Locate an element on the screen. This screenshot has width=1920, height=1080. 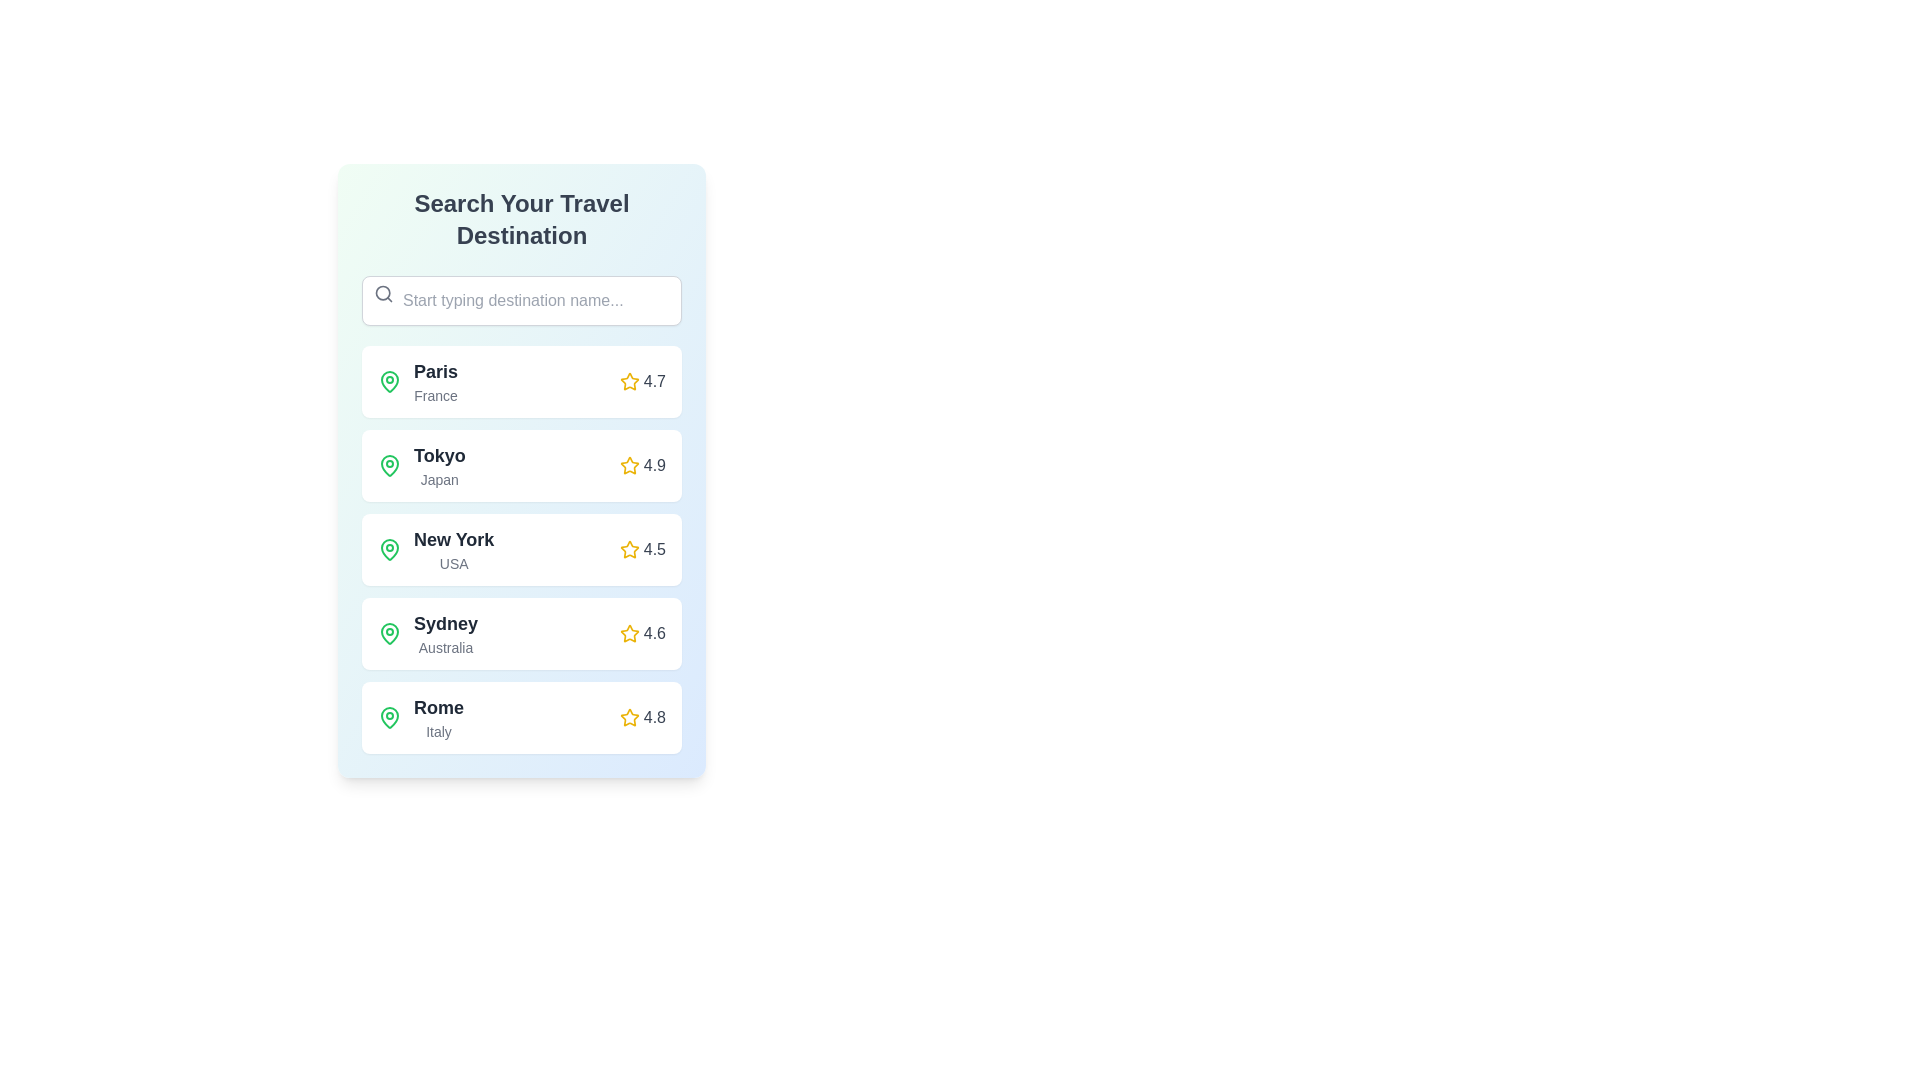
the text block displaying 'Sydney' and 'Australia', which is the fourth entry in the list of travel destinations within the card panel is located at coordinates (445, 633).